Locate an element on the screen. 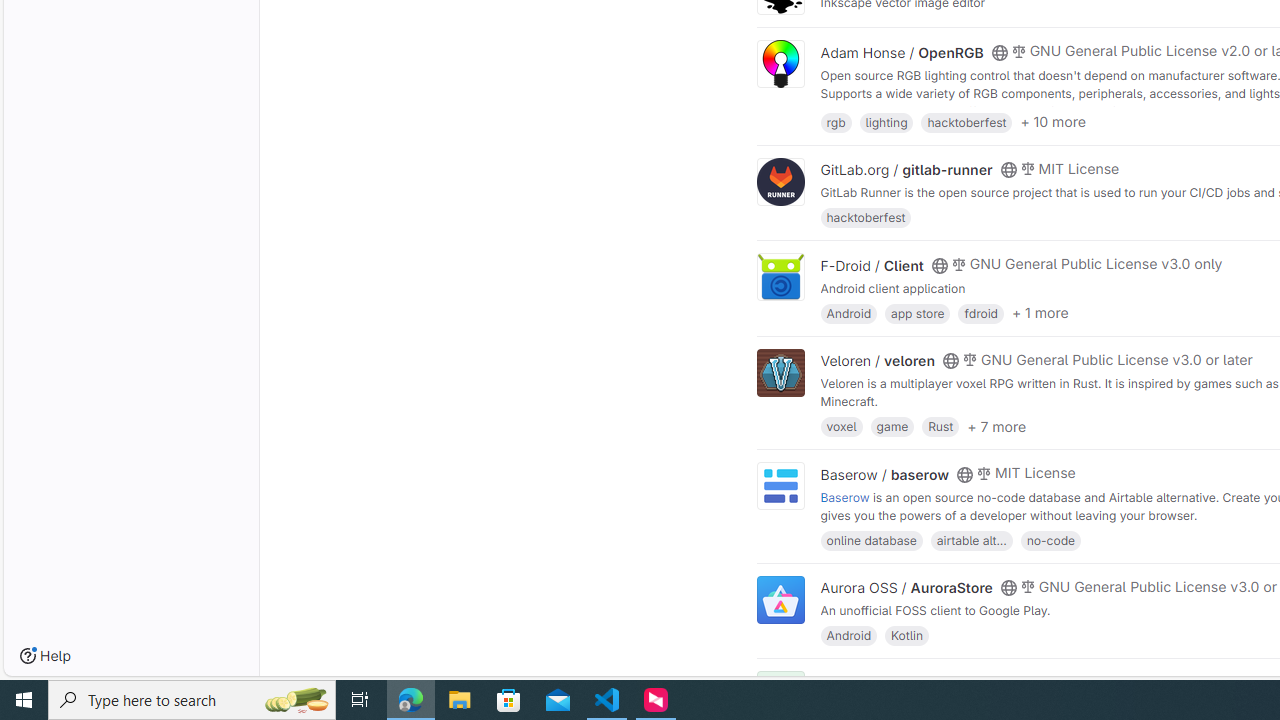 The width and height of the screenshot is (1280, 720). 'no-code' is located at coordinates (1049, 538).